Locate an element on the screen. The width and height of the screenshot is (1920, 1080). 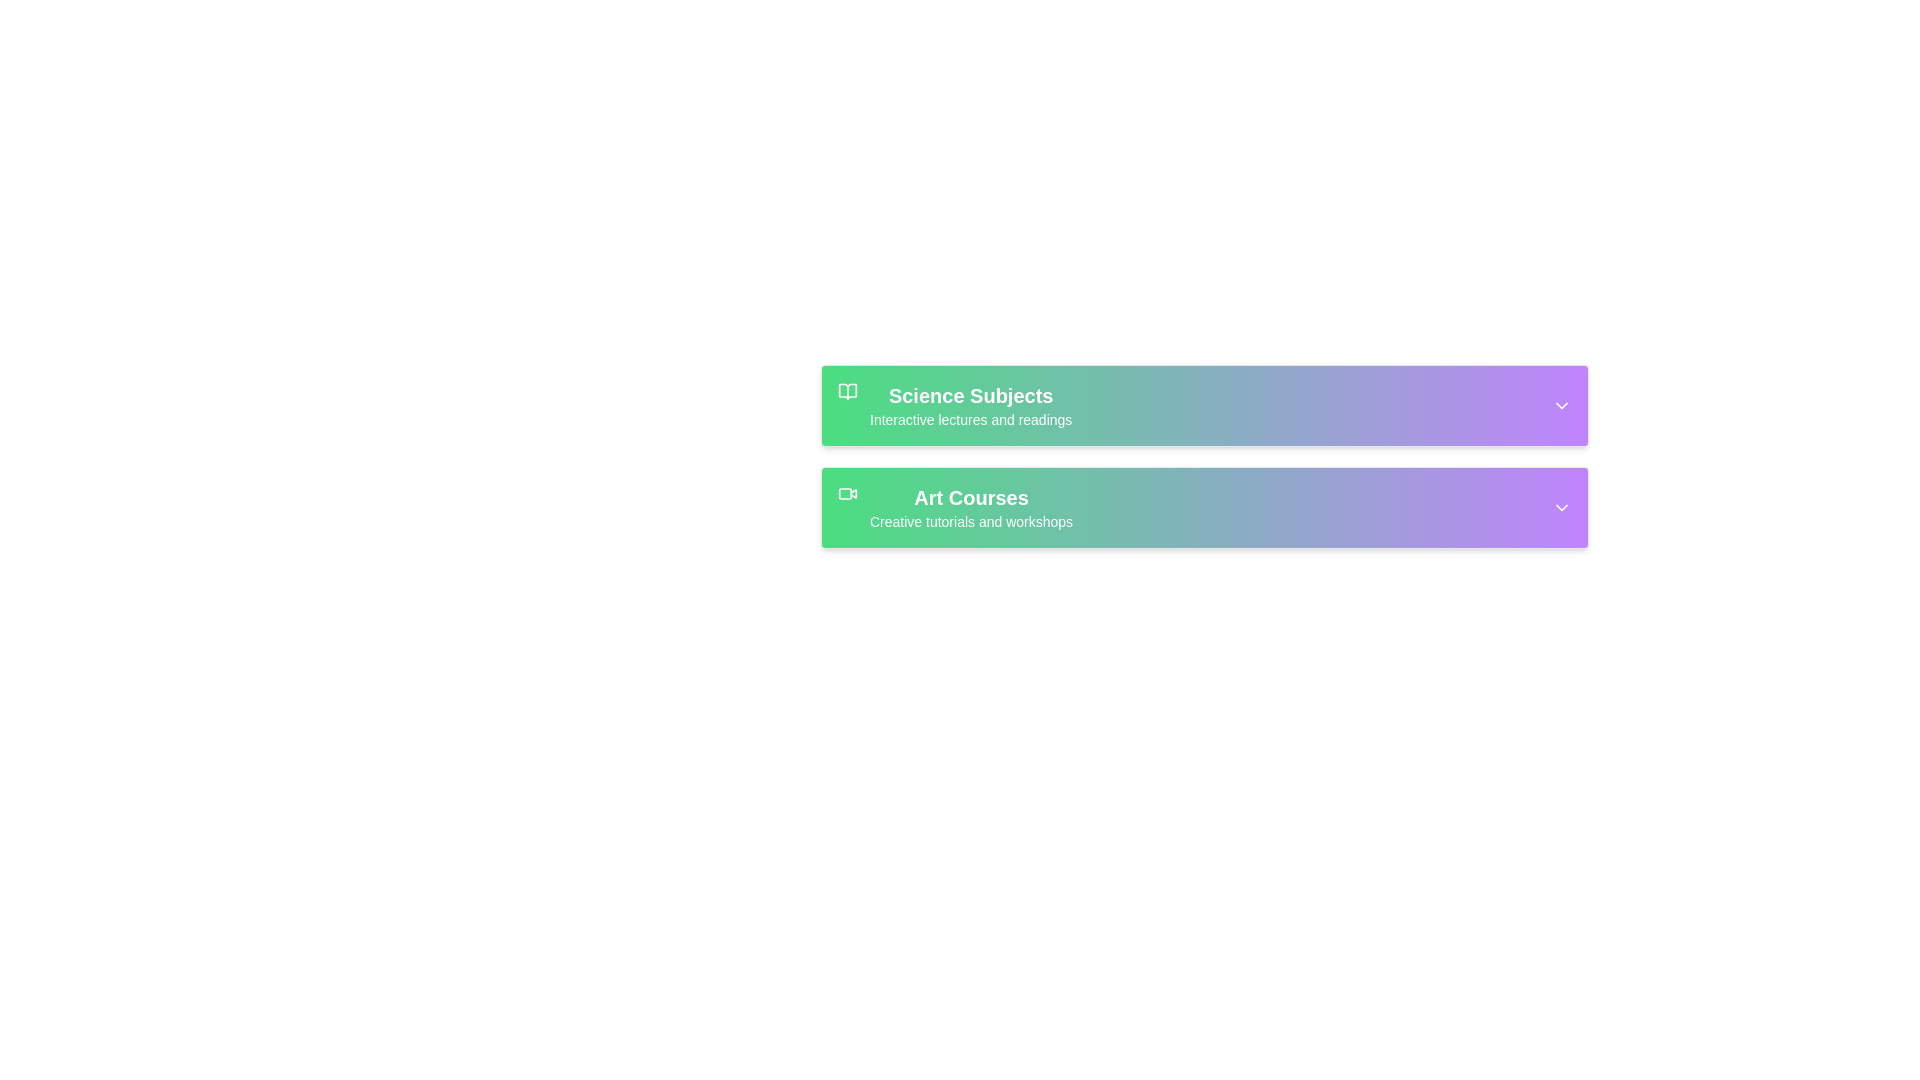
video icon on the informational card about art-related courses, which is the second card in the list and features expandable content is located at coordinates (1203, 507).